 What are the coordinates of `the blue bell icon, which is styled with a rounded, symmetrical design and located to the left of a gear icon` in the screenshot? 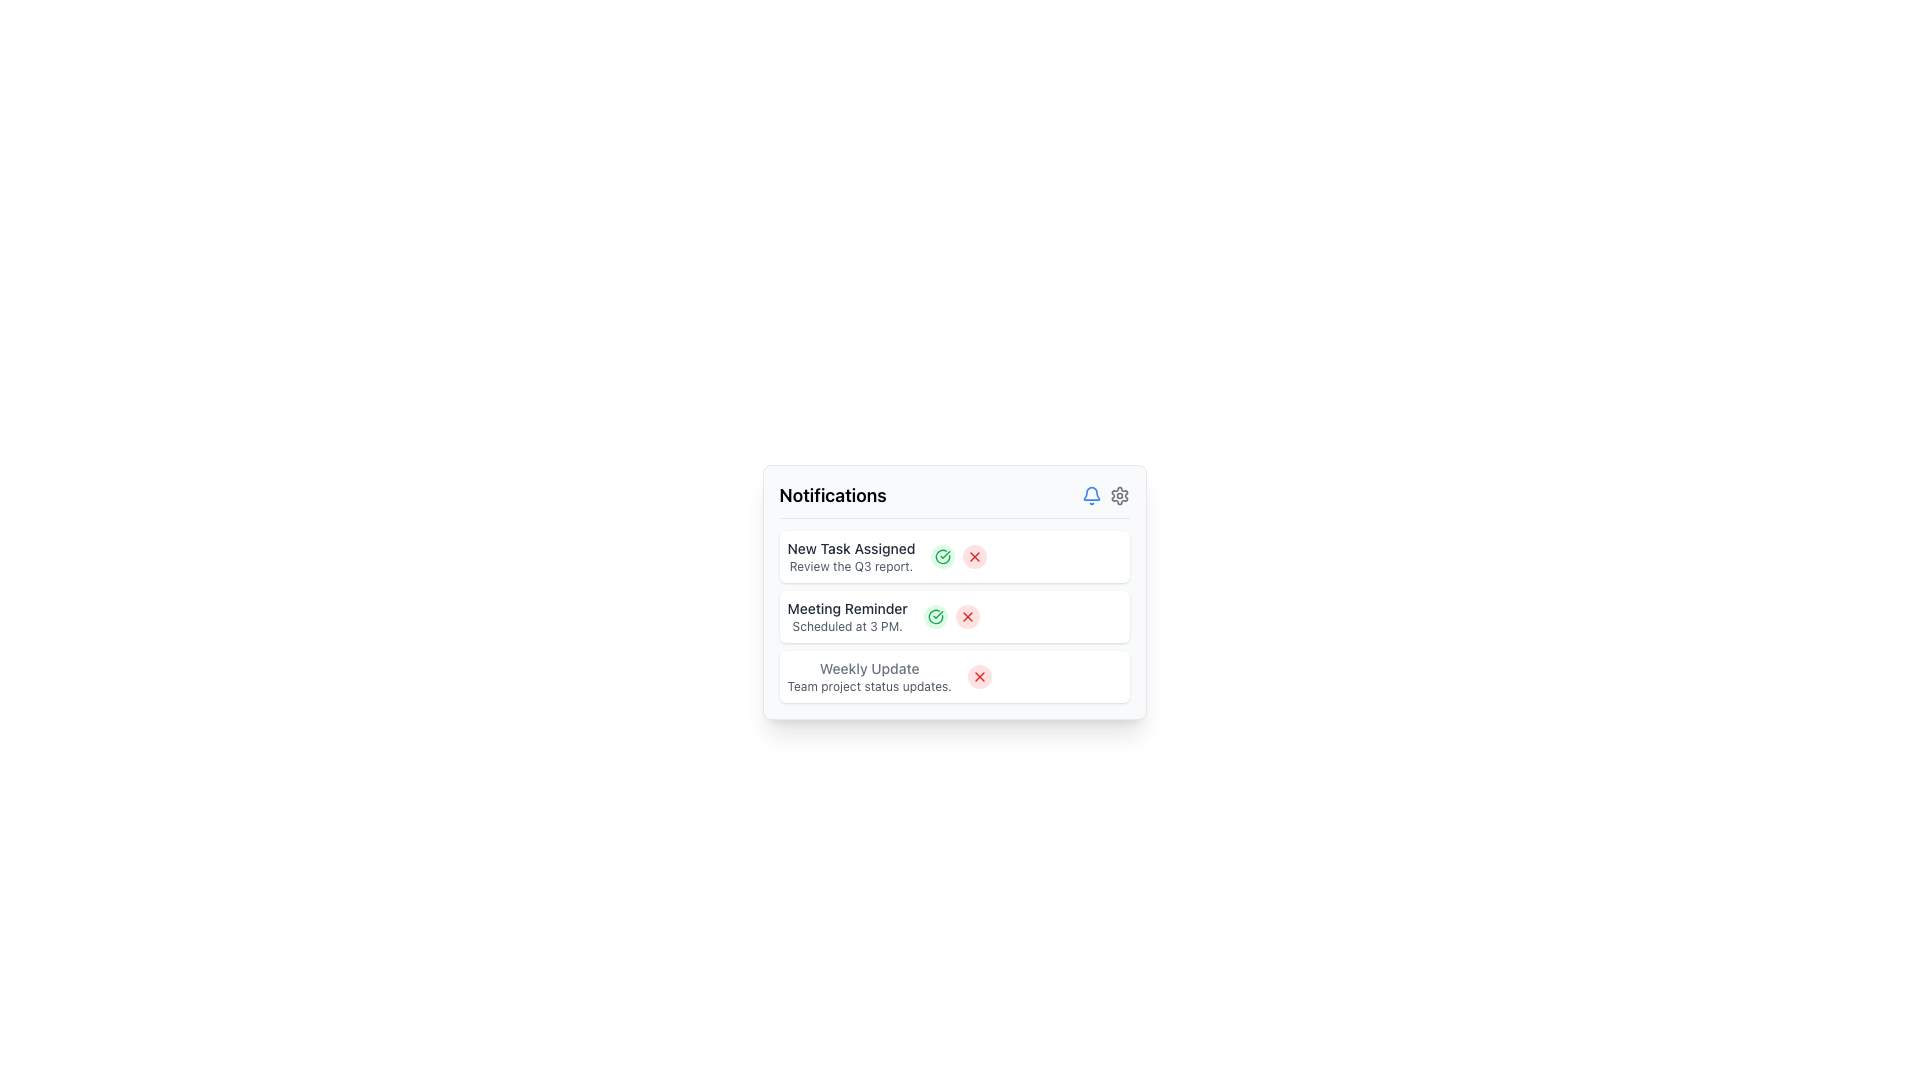 It's located at (1090, 495).